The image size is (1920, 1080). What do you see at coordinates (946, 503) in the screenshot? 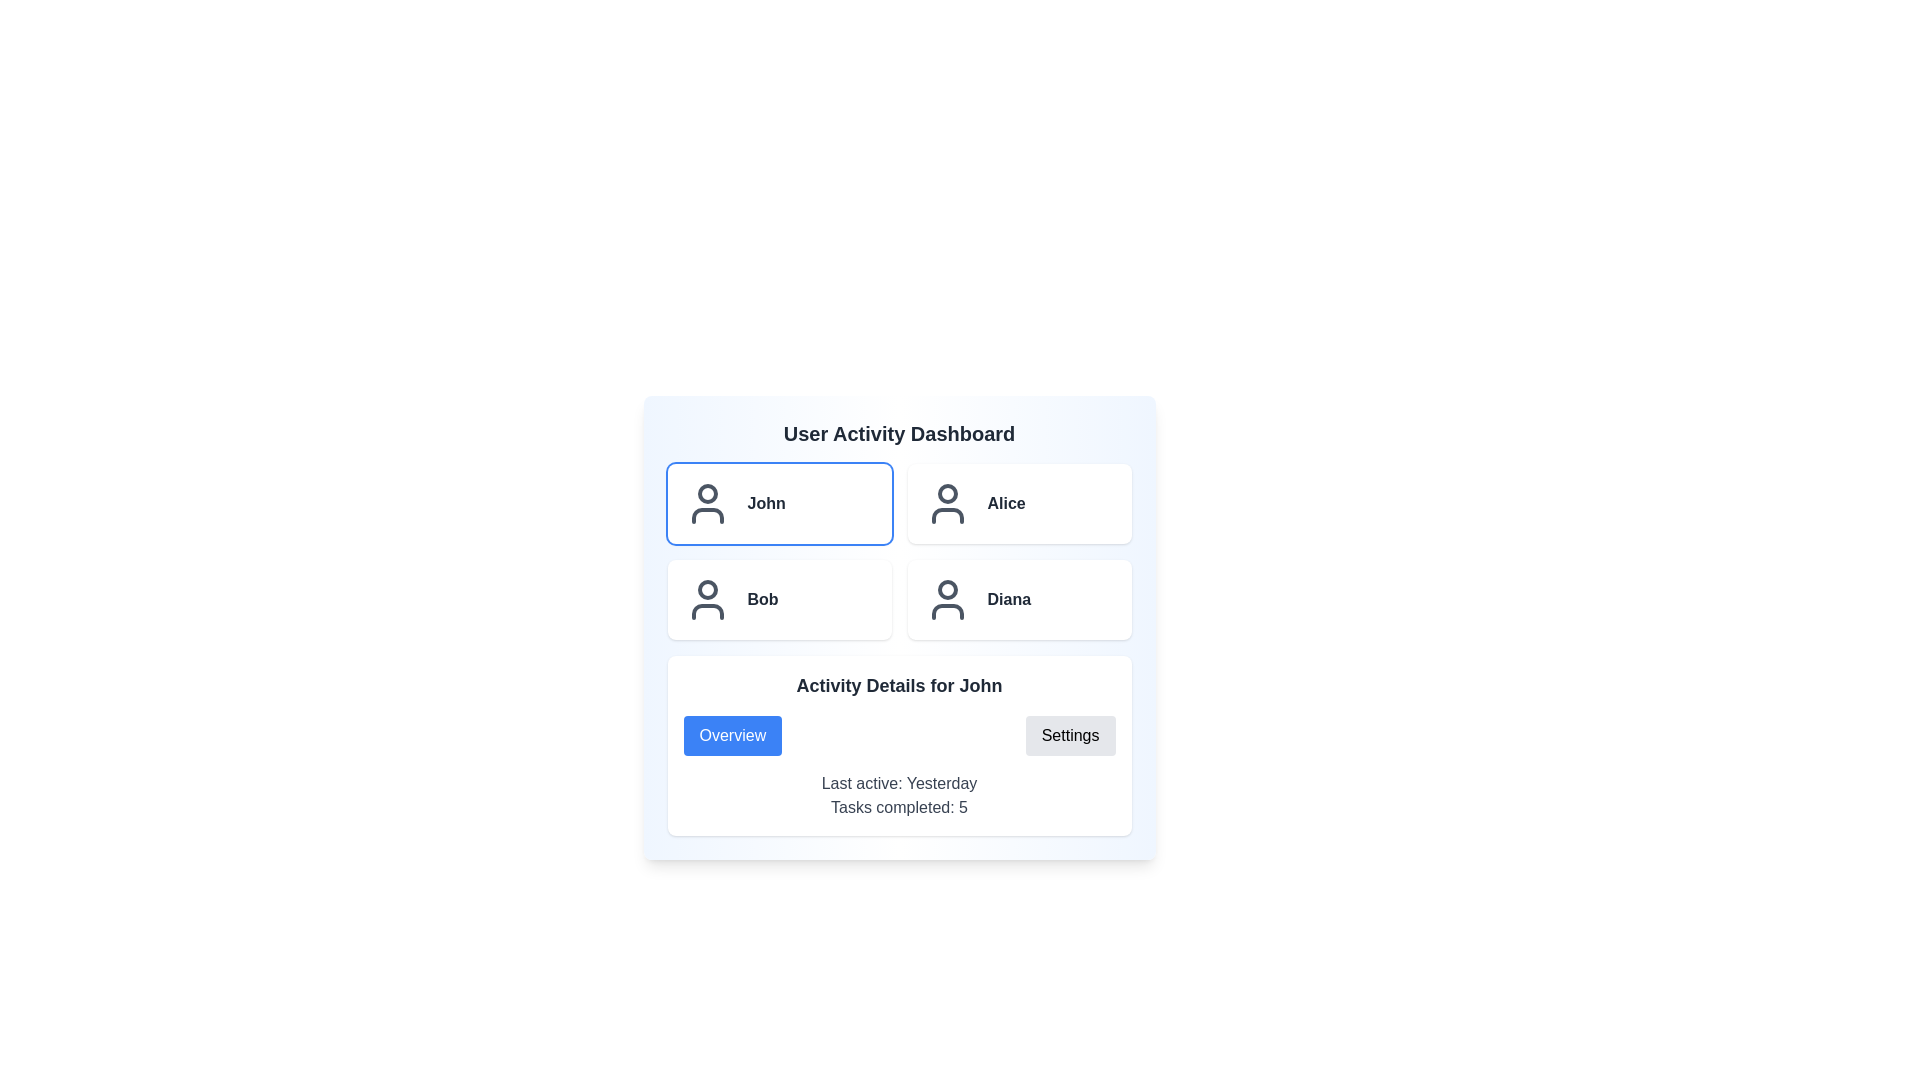
I see `the user avatar icon representing 'Alice' located in the user card component, which is centered above the text inside the card` at bounding box center [946, 503].